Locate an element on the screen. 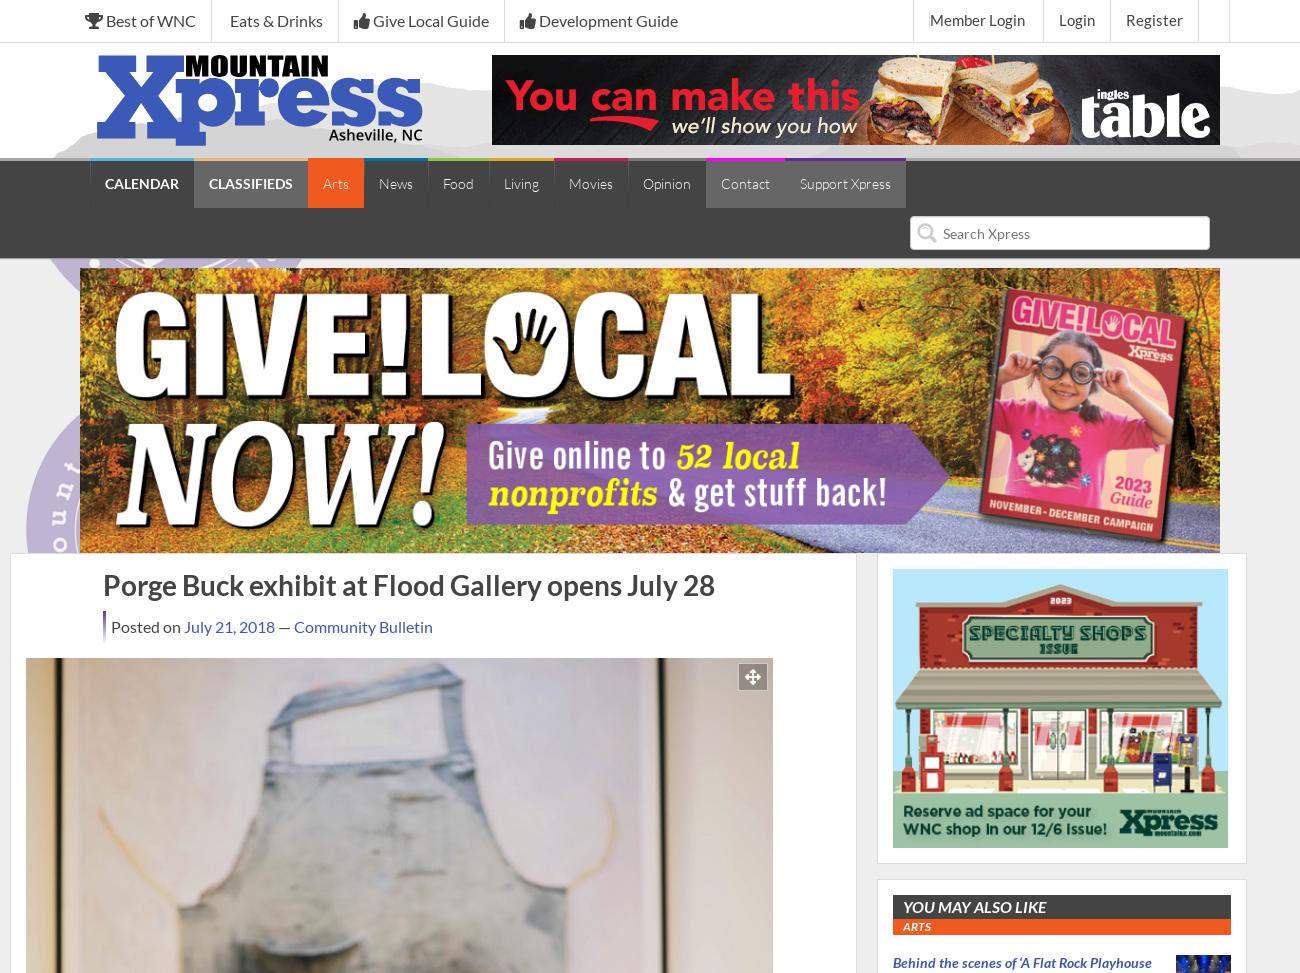  'Opinion' is located at coordinates (666, 183).